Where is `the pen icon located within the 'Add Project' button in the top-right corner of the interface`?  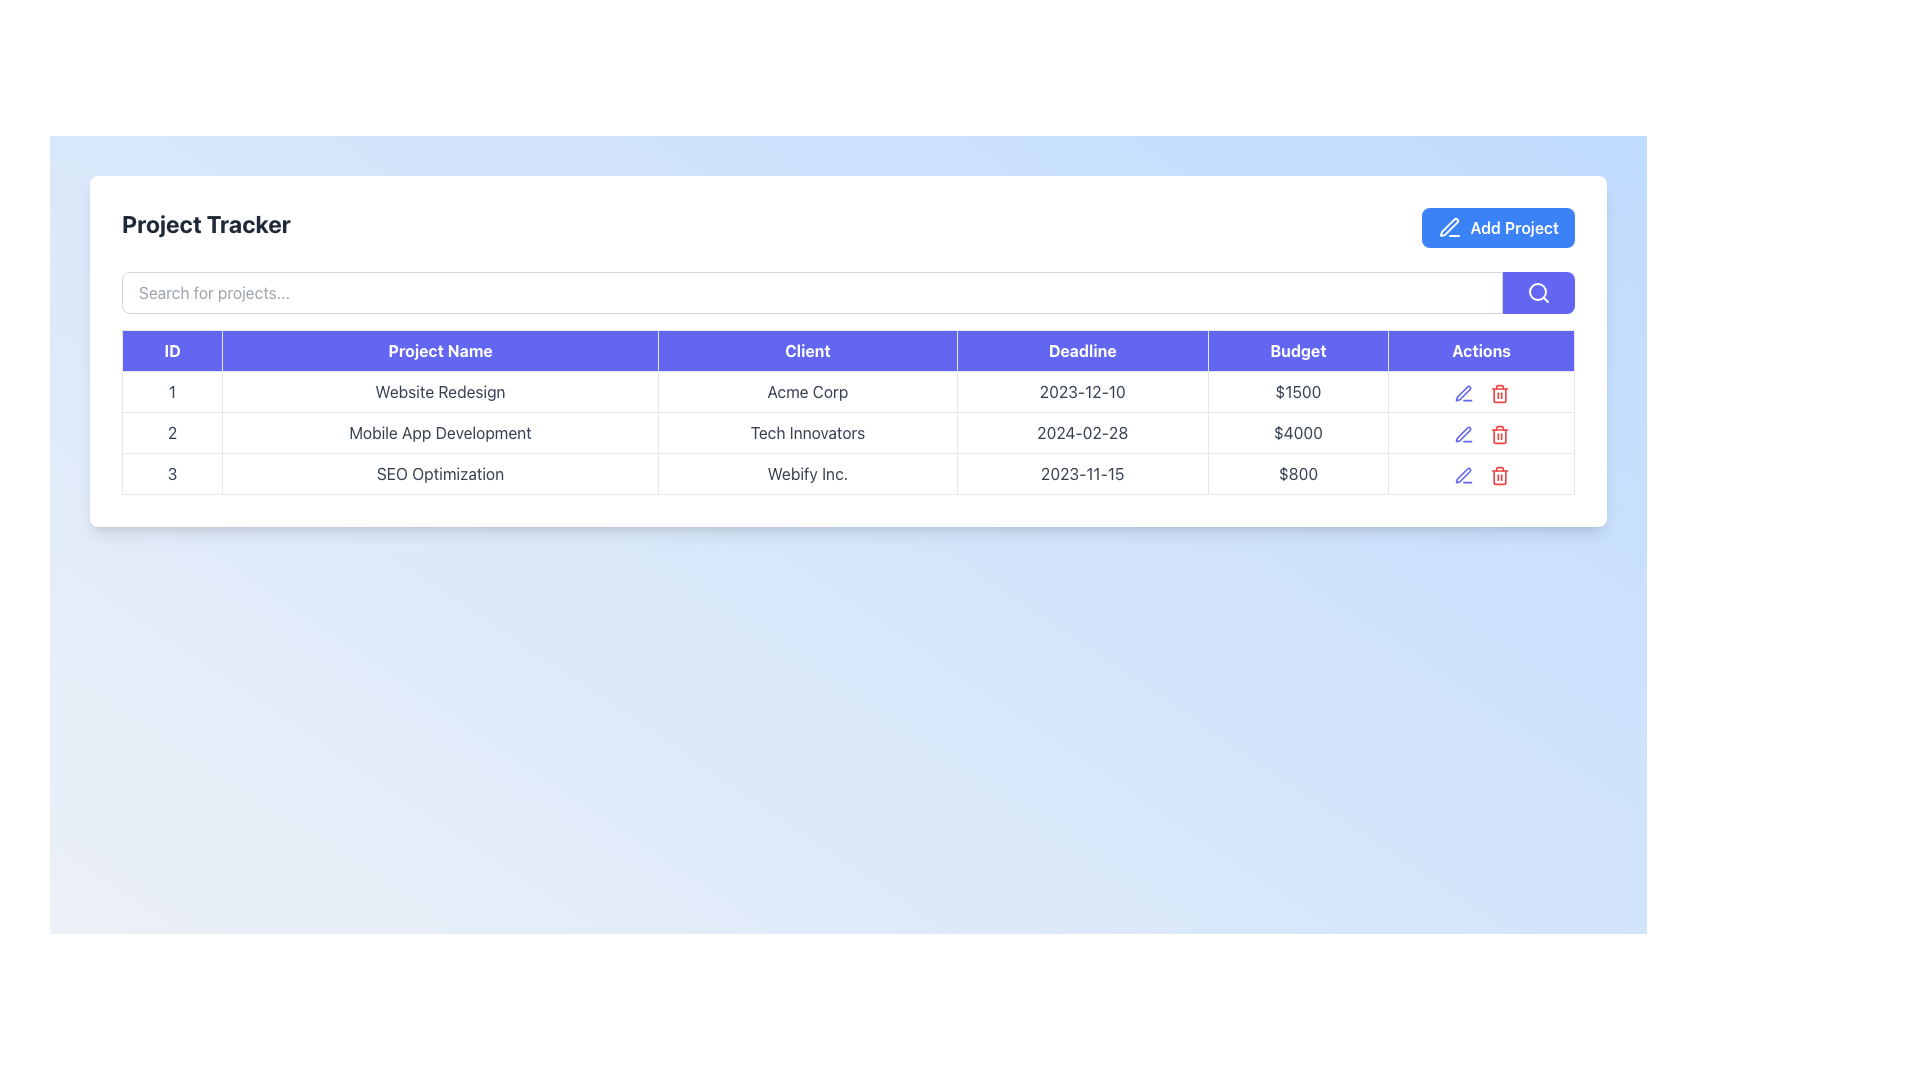
the pen icon located within the 'Add Project' button in the top-right corner of the interface is located at coordinates (1449, 226).